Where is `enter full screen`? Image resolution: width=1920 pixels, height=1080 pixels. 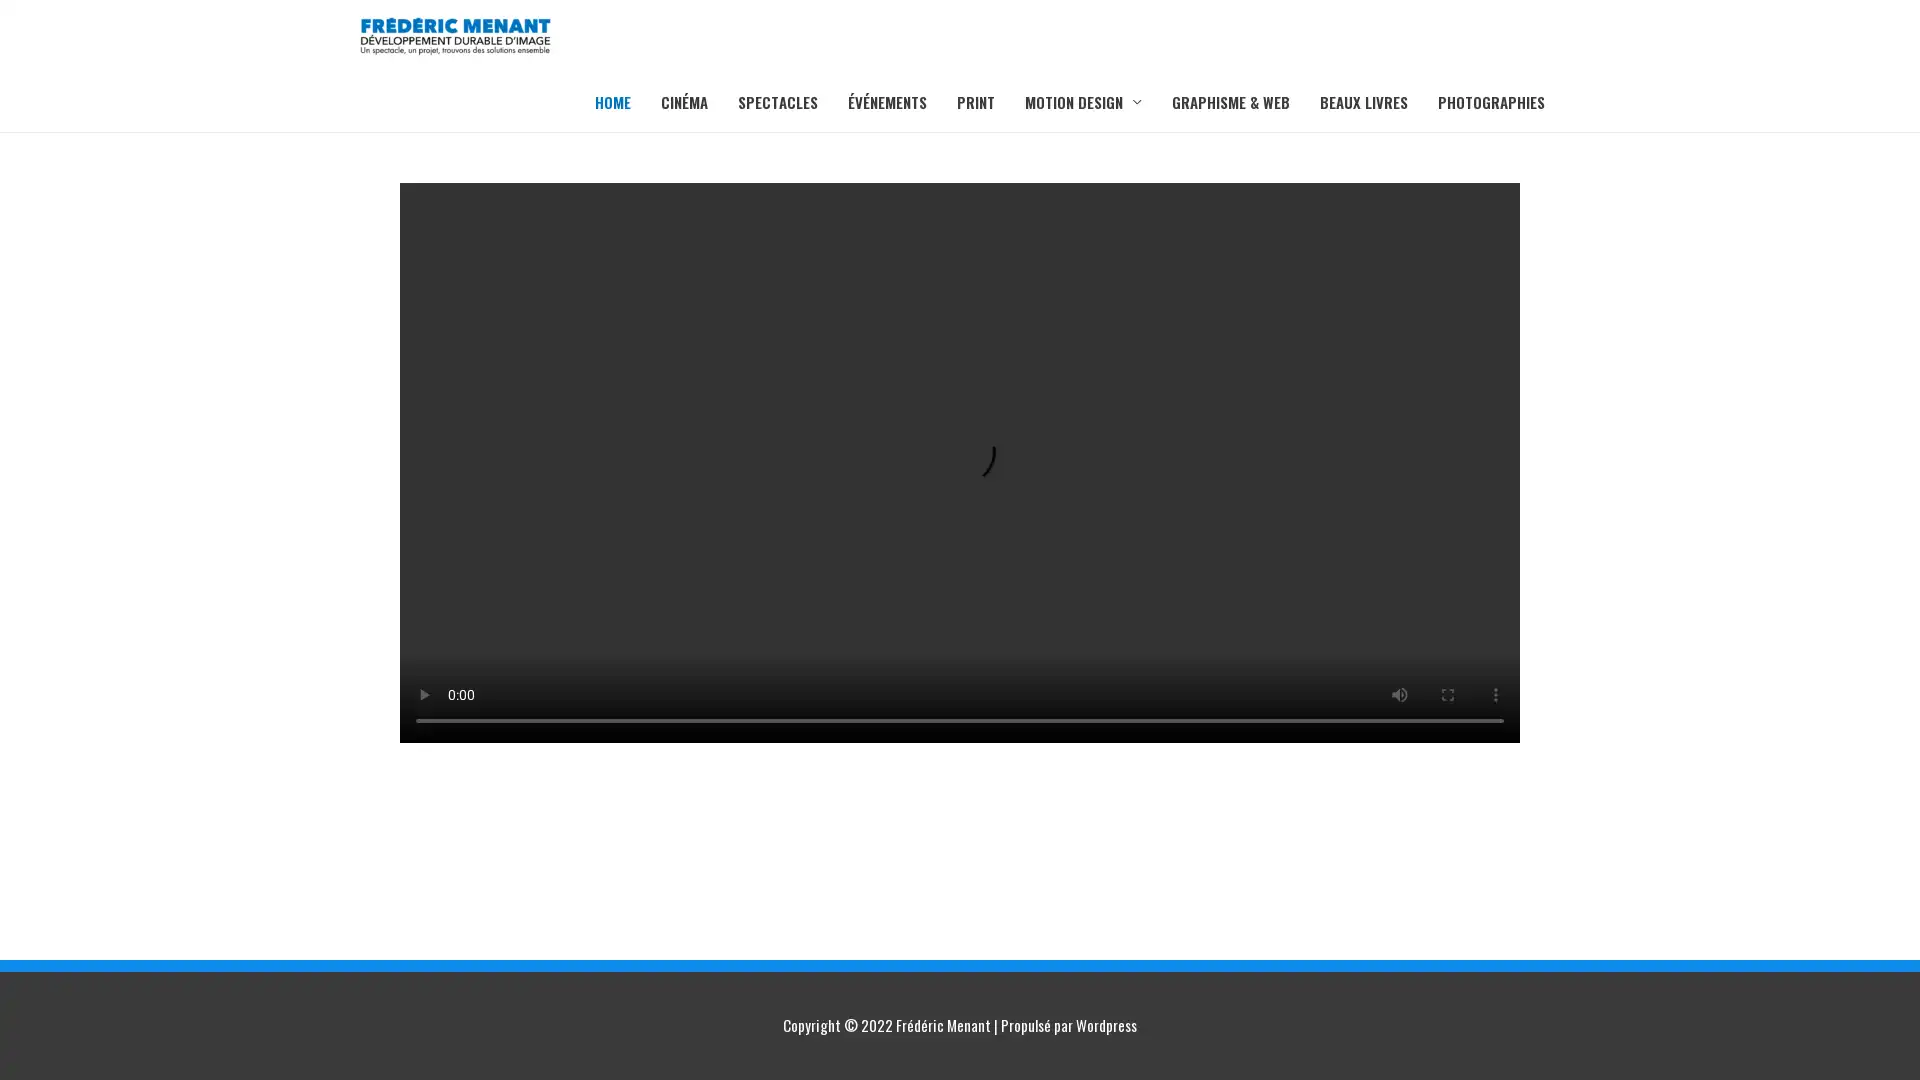 enter full screen is located at coordinates (1448, 693).